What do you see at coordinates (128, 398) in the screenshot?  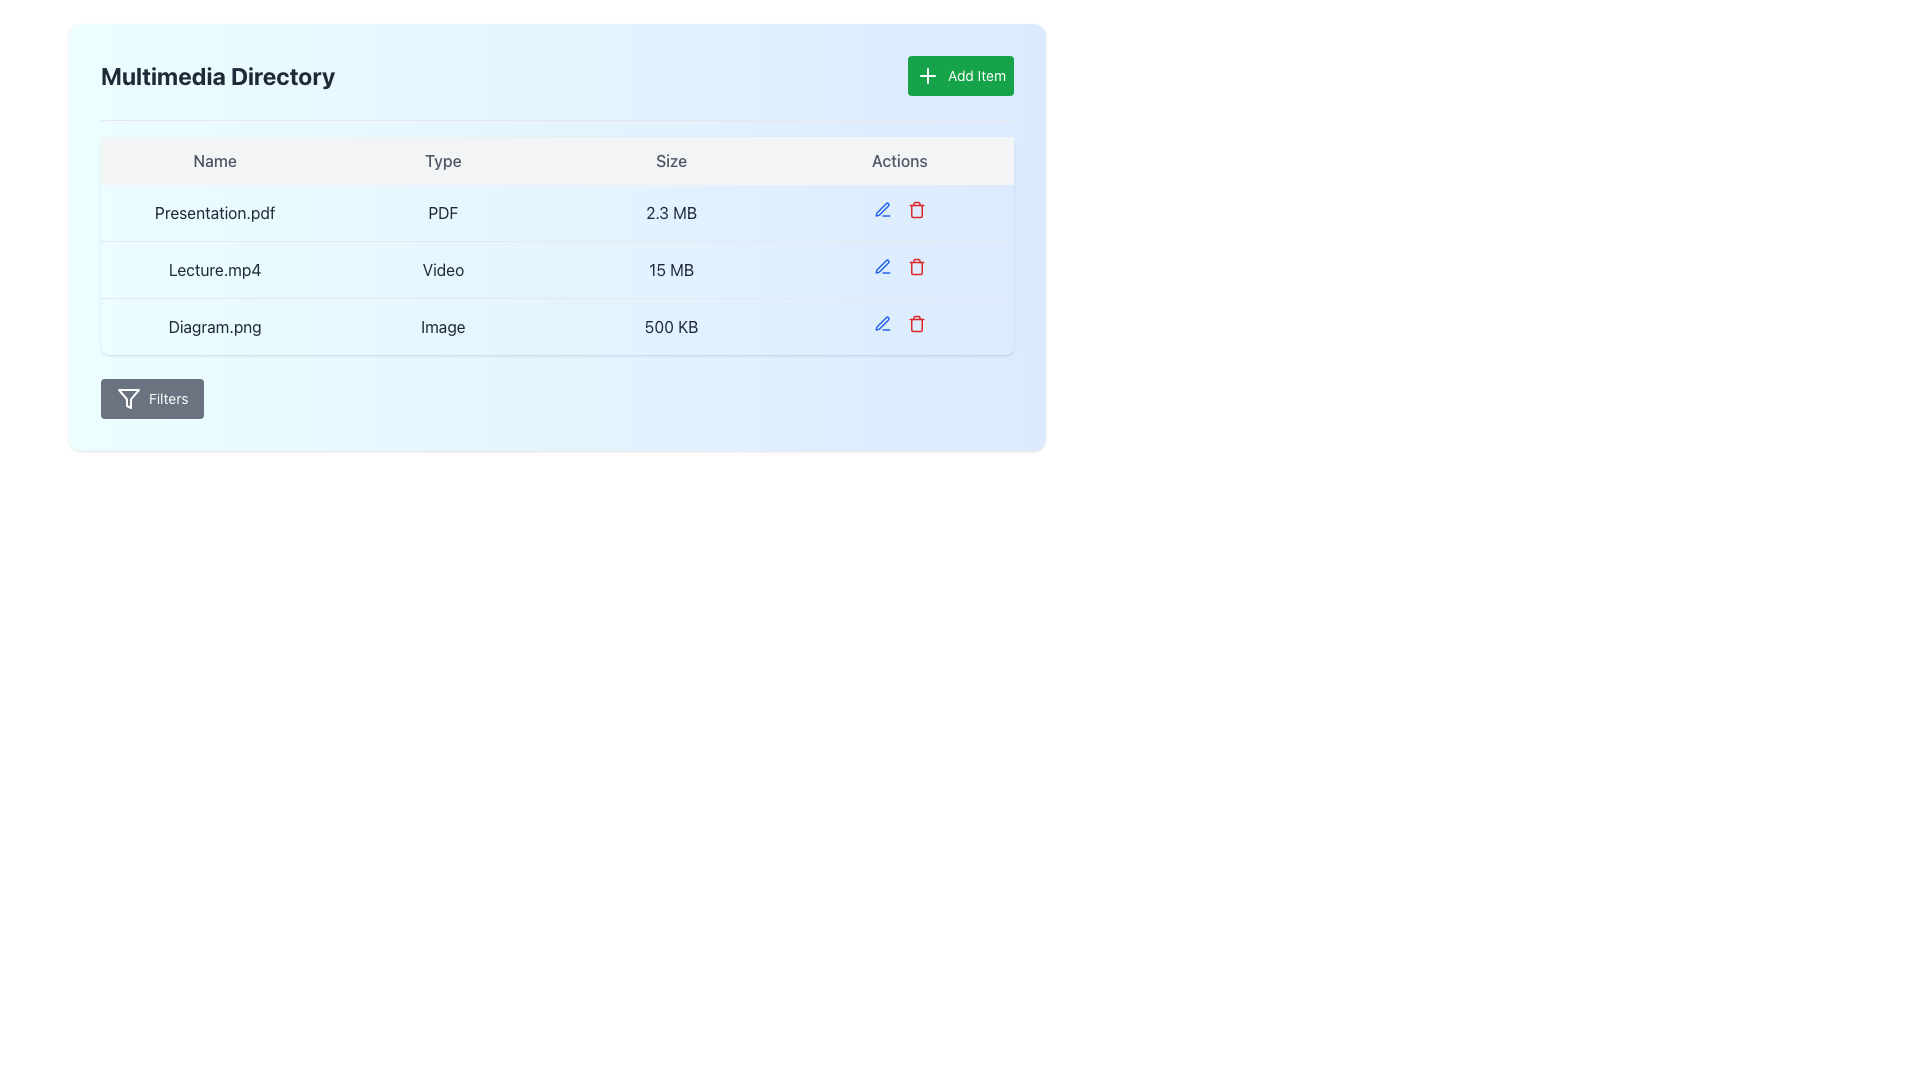 I see `the filter icon located in the bottom-left section of the user interface, underneath the 'Multimedia Directory' table, to interact with the filter options` at bounding box center [128, 398].